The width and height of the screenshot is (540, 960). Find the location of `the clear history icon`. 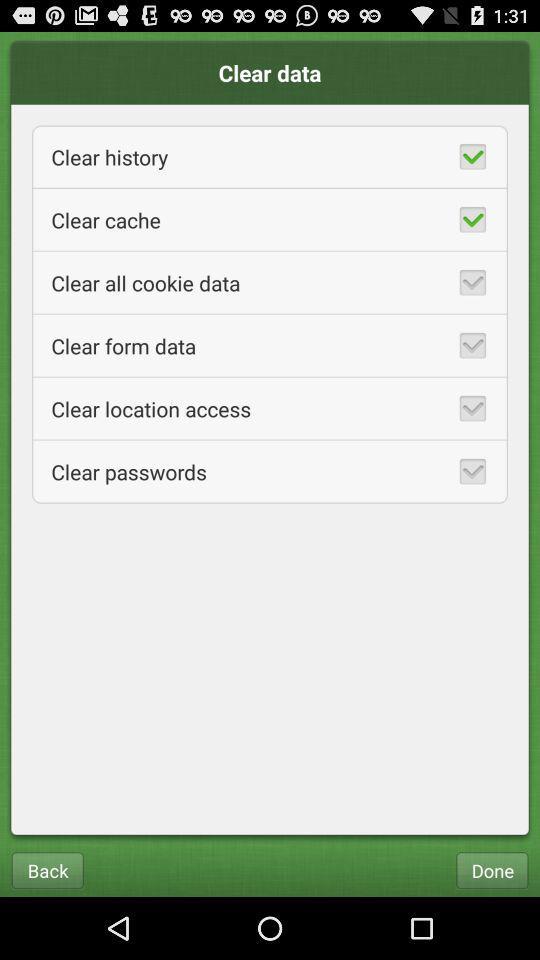

the clear history icon is located at coordinates (270, 155).